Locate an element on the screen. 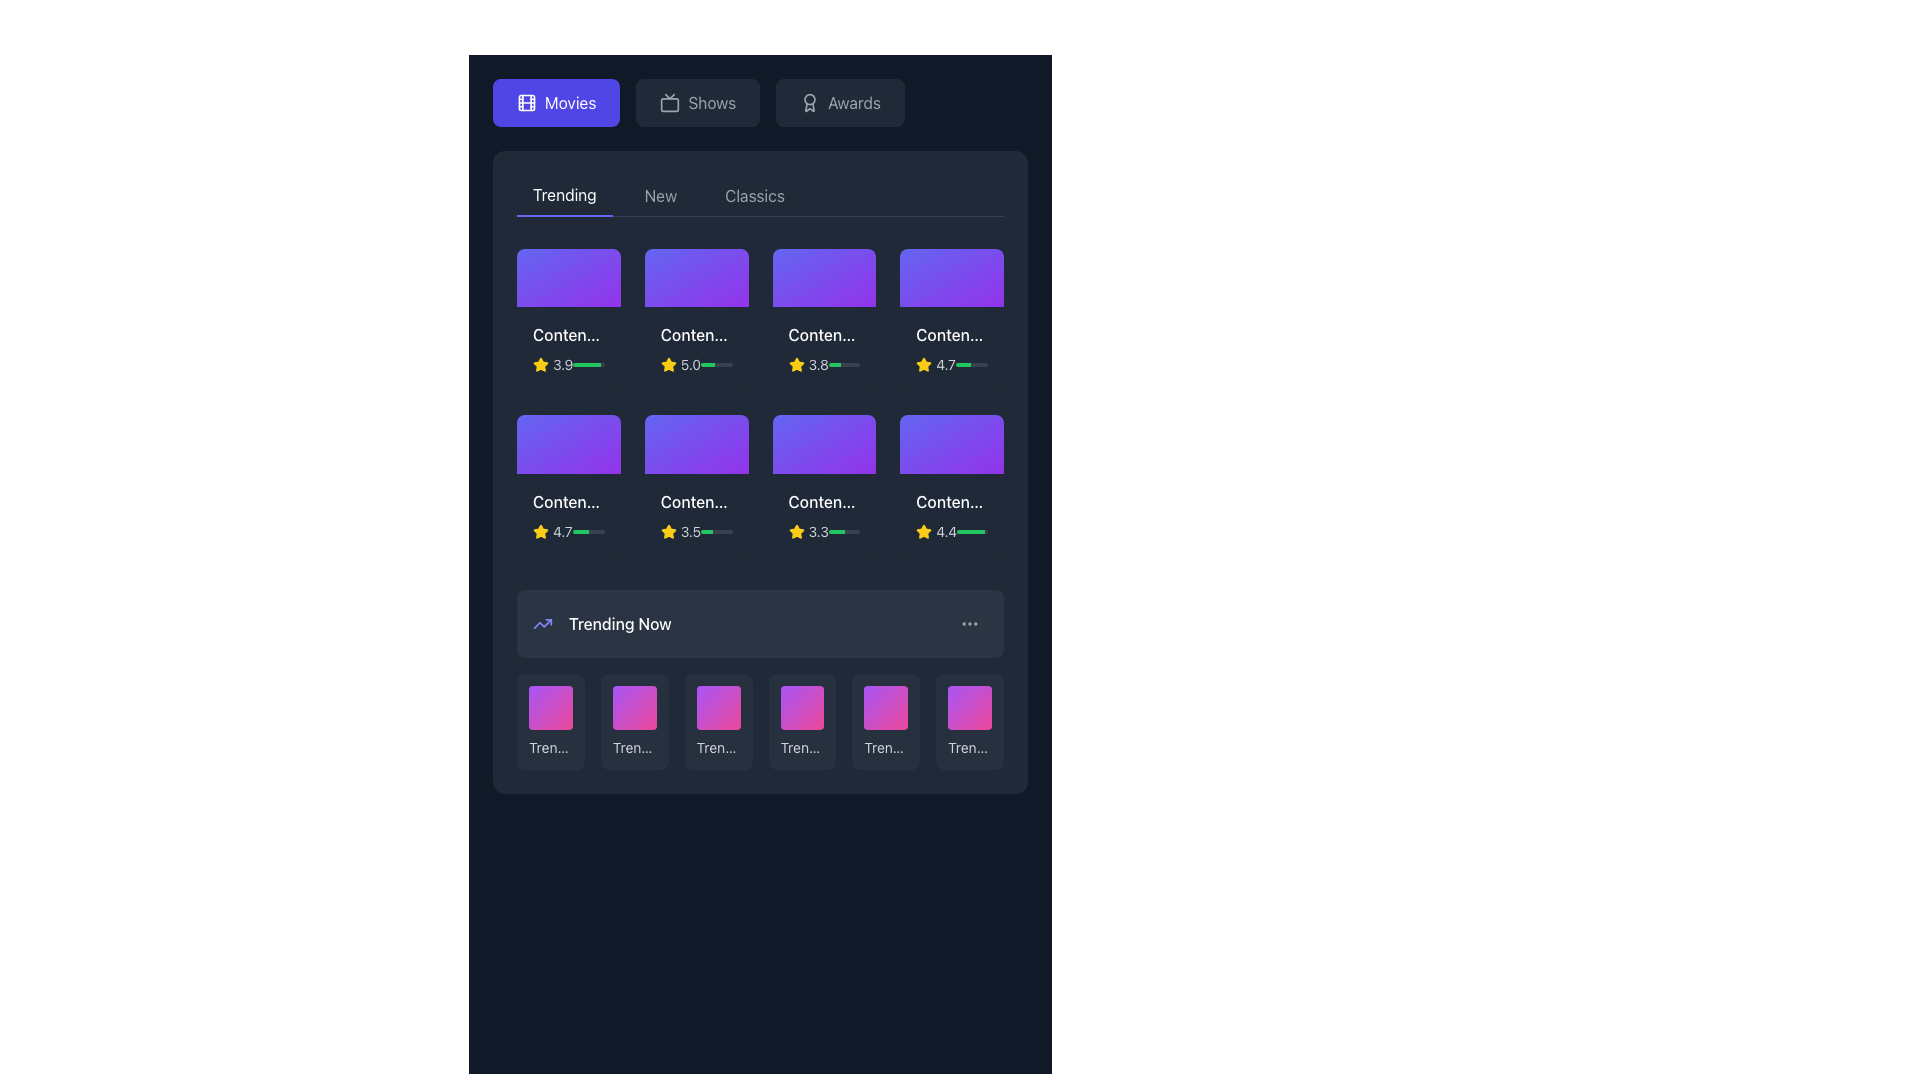 The width and height of the screenshot is (1920, 1080). the title label in the second row, third column of the 'Trending' section under the 'Movies' category is located at coordinates (824, 500).